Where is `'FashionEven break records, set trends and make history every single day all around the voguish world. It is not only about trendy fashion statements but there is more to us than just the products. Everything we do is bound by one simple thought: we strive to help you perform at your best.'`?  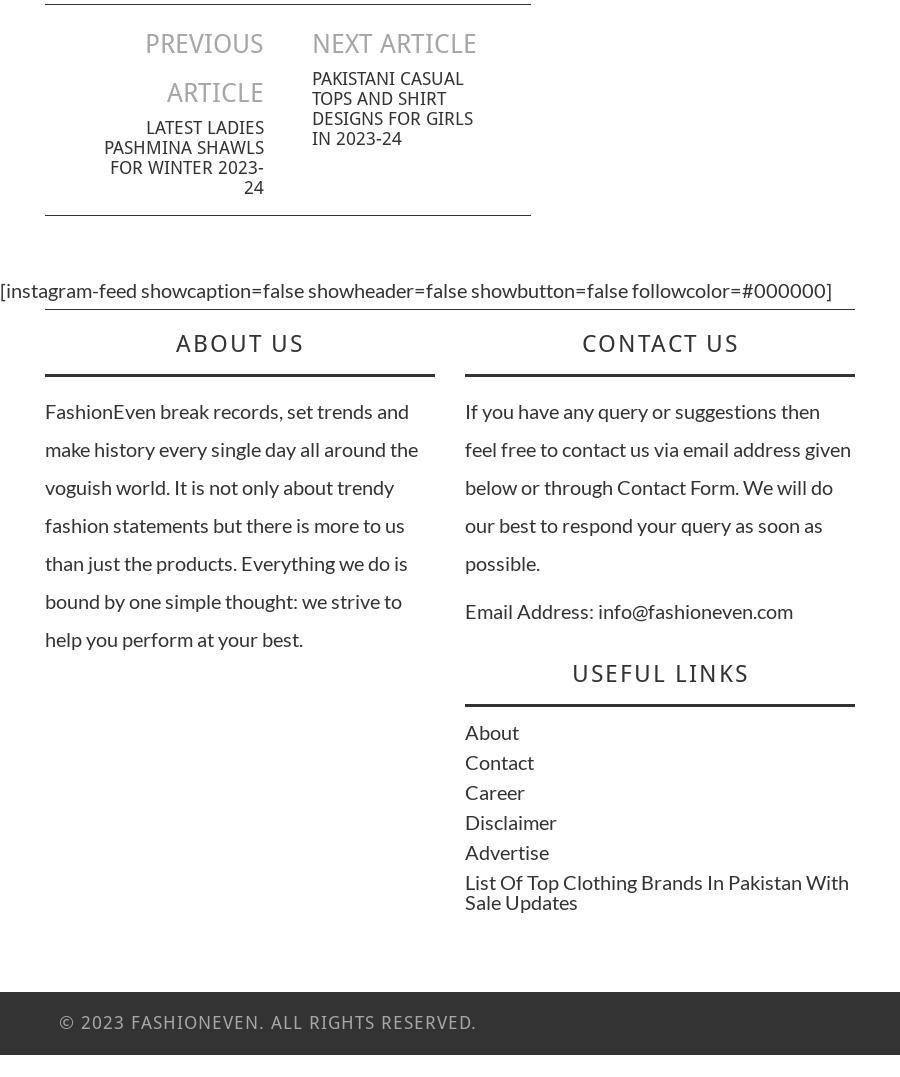 'FashionEven break records, set trends and make history every single day all around the voguish world. It is not only about trendy fashion statements but there is more to us than just the products. Everything we do is bound by one simple thought: we strive to help you perform at your best.' is located at coordinates (230, 524).